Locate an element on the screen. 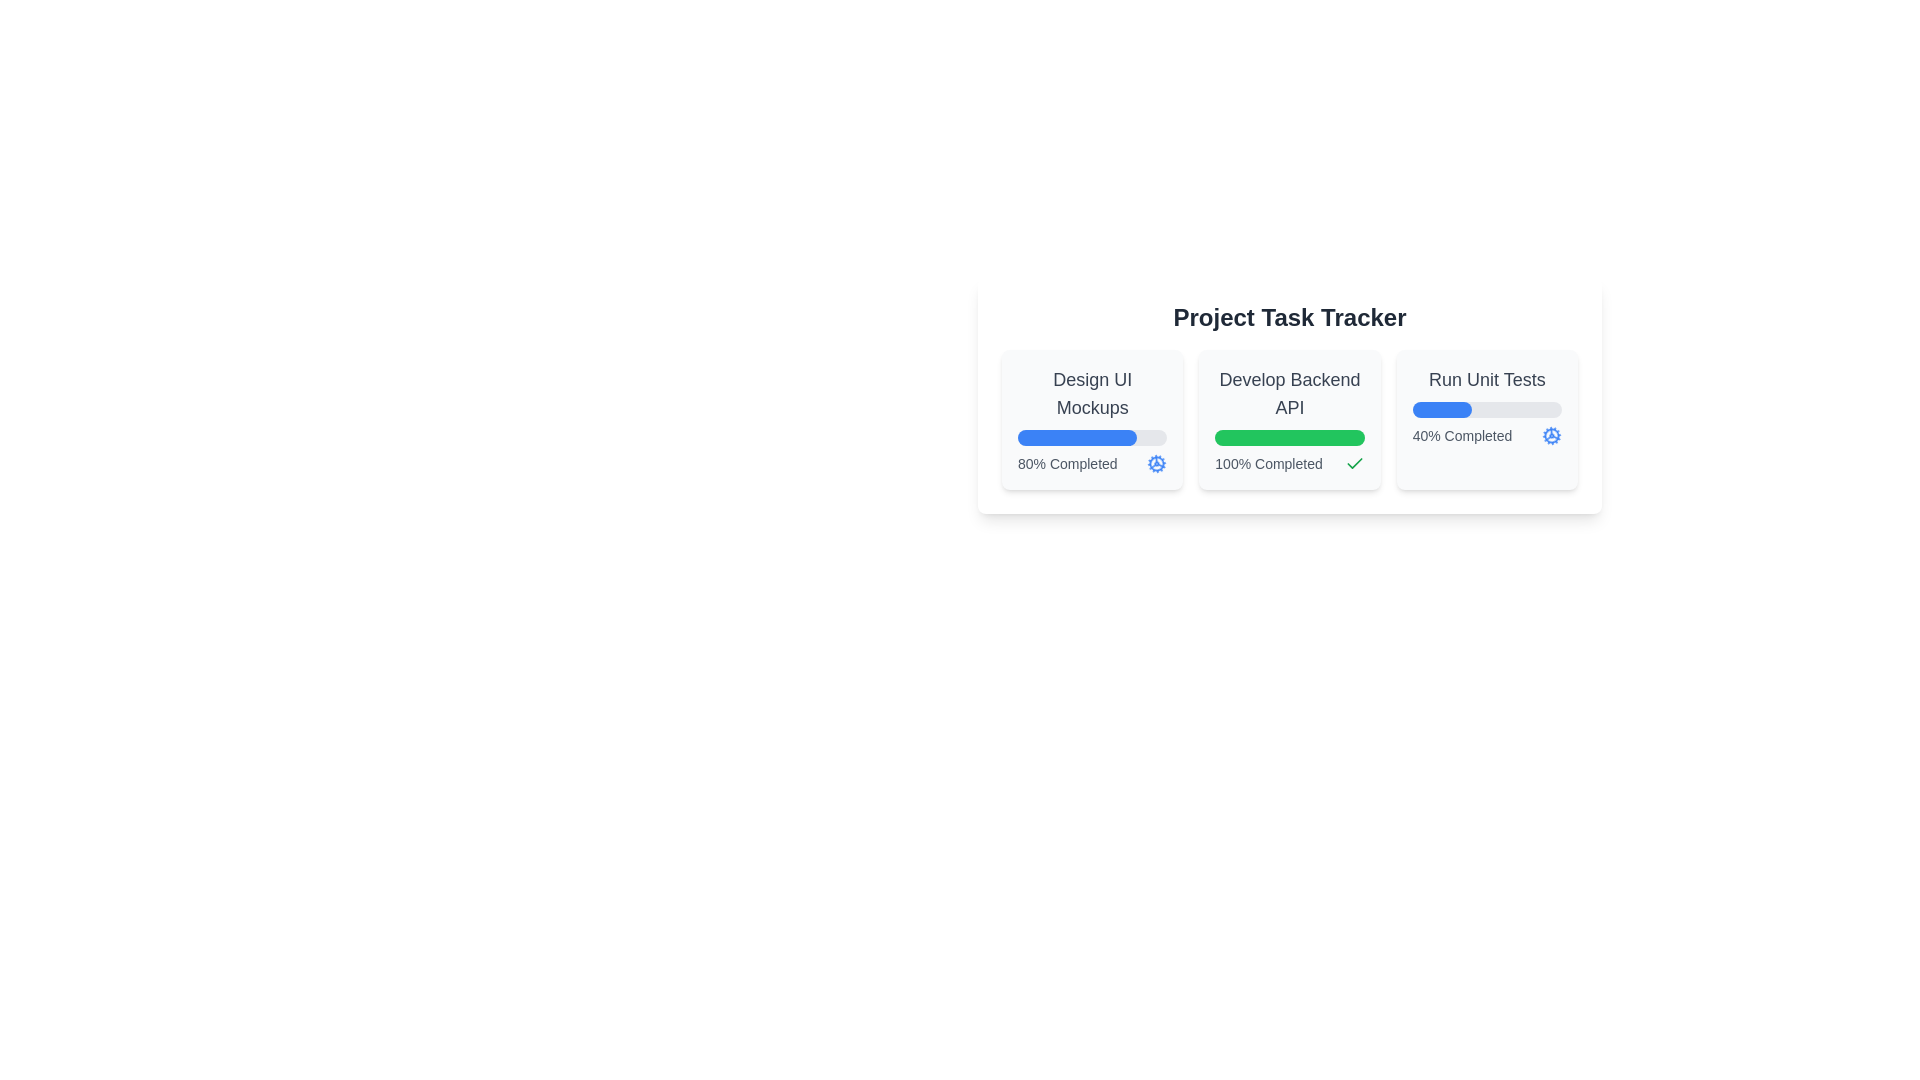 The height and width of the screenshot is (1080, 1920). the Task progress indicator labeled 'Develop Backend API' to interact with the surrounding visual elements is located at coordinates (1290, 419).